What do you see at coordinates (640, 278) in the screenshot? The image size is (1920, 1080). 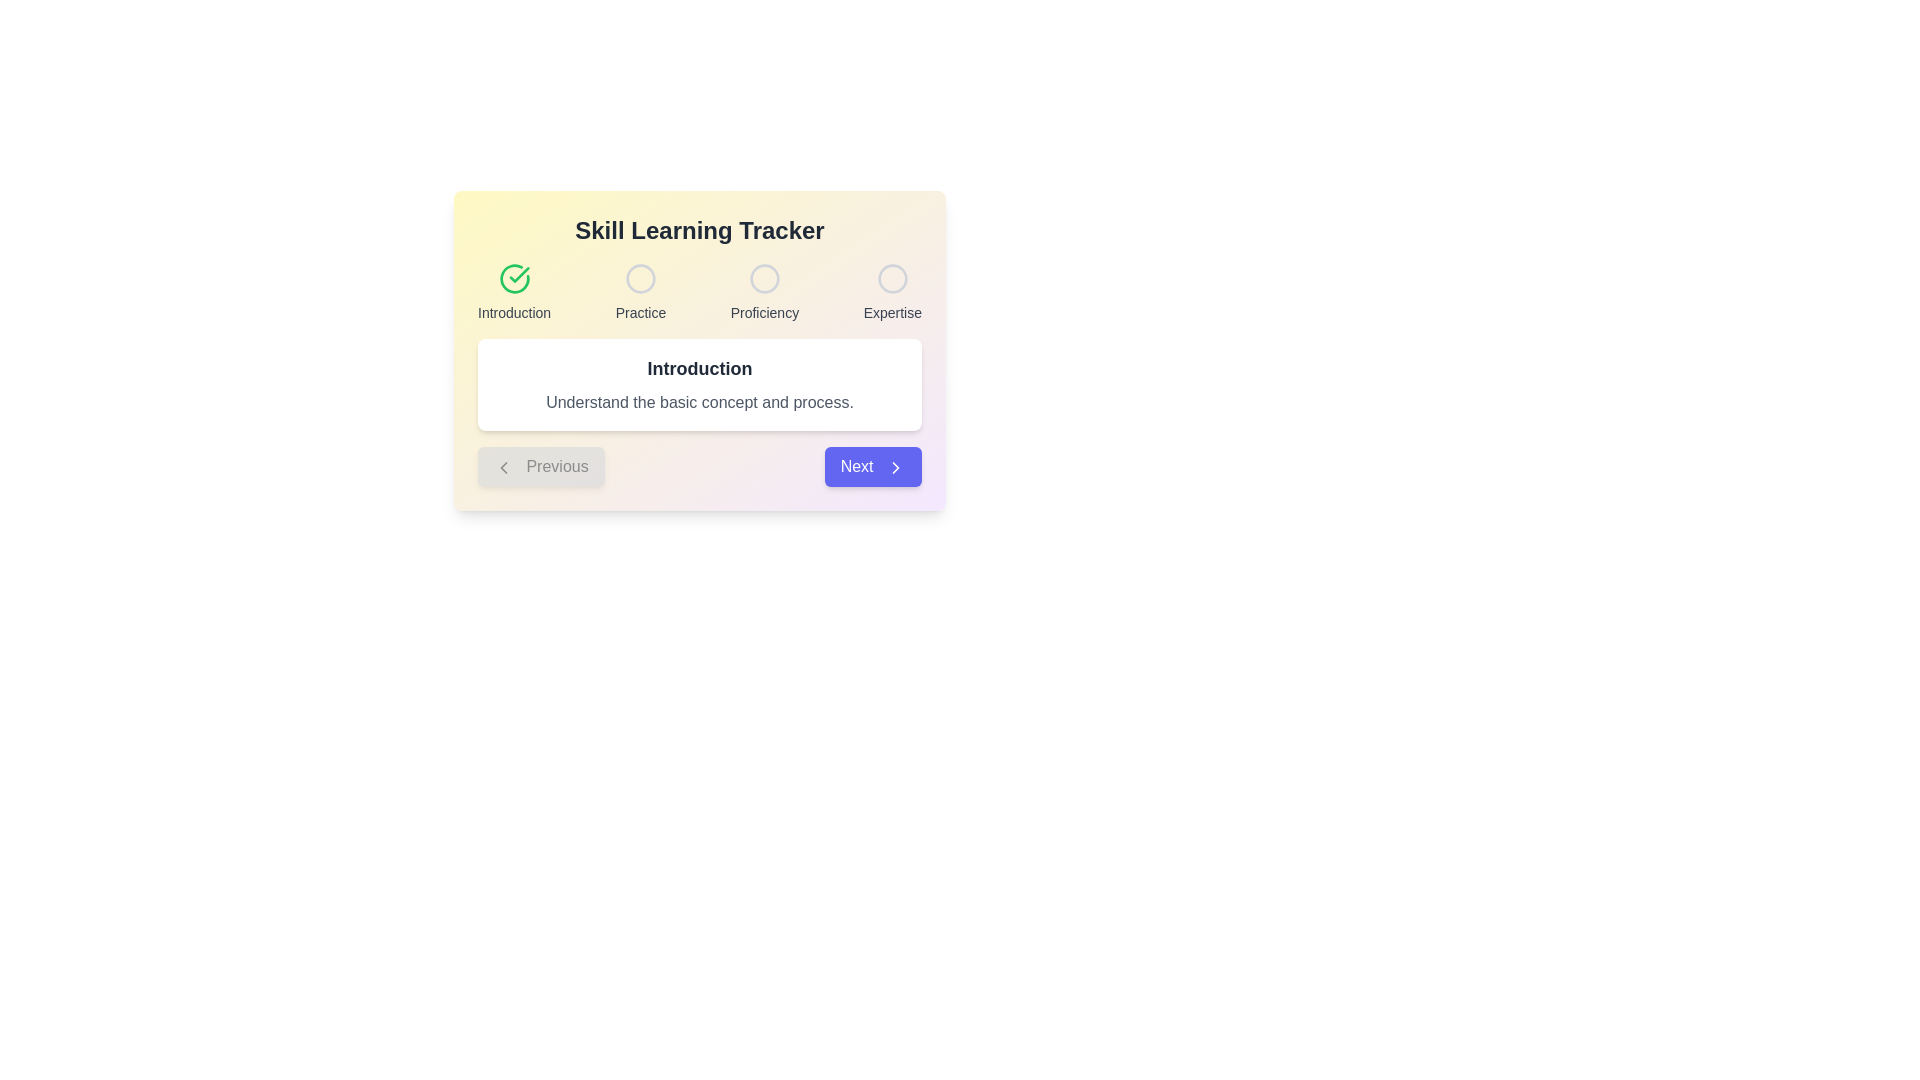 I see `the second circular icon in the 'Skill Learning Tracker' section, which is outlined in light gray and labeled 'Practice'` at bounding box center [640, 278].